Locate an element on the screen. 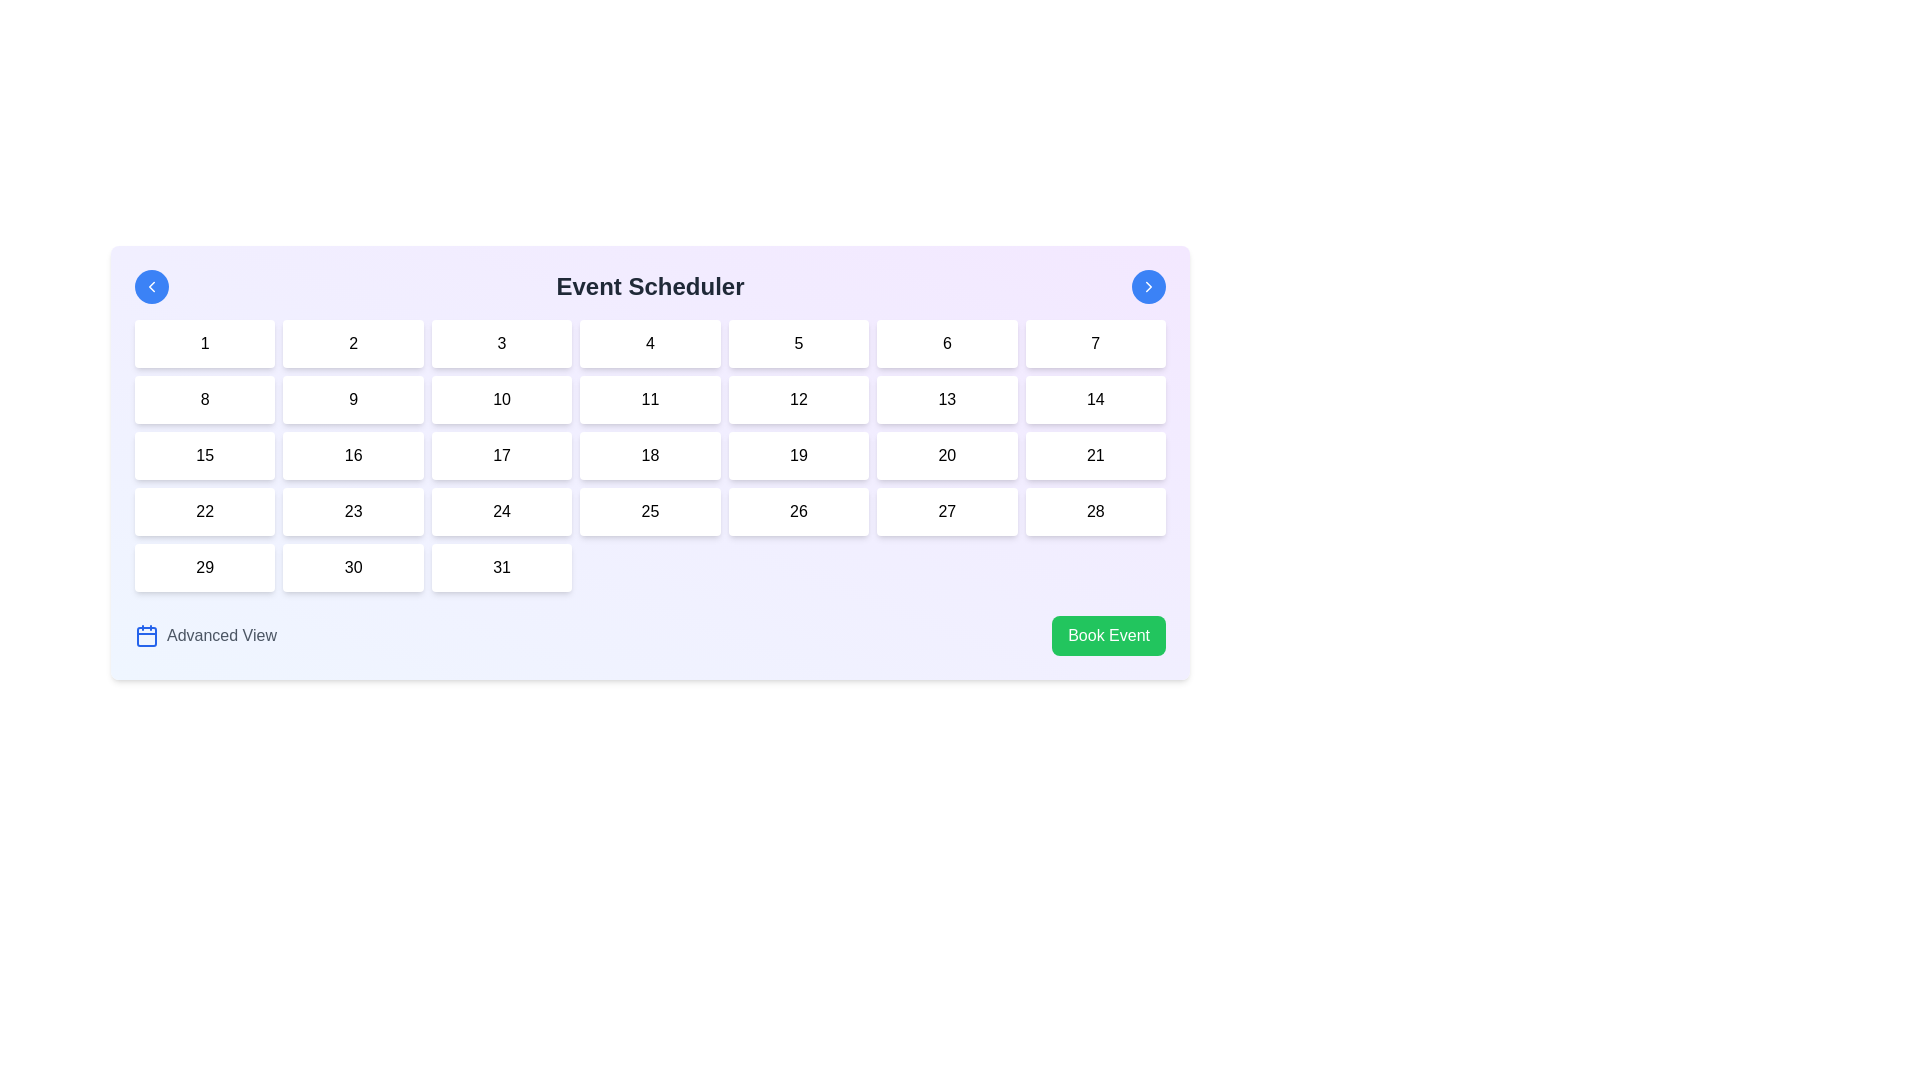 The width and height of the screenshot is (1920, 1080). the button representing the date '26' in the calendar interface is located at coordinates (797, 511).